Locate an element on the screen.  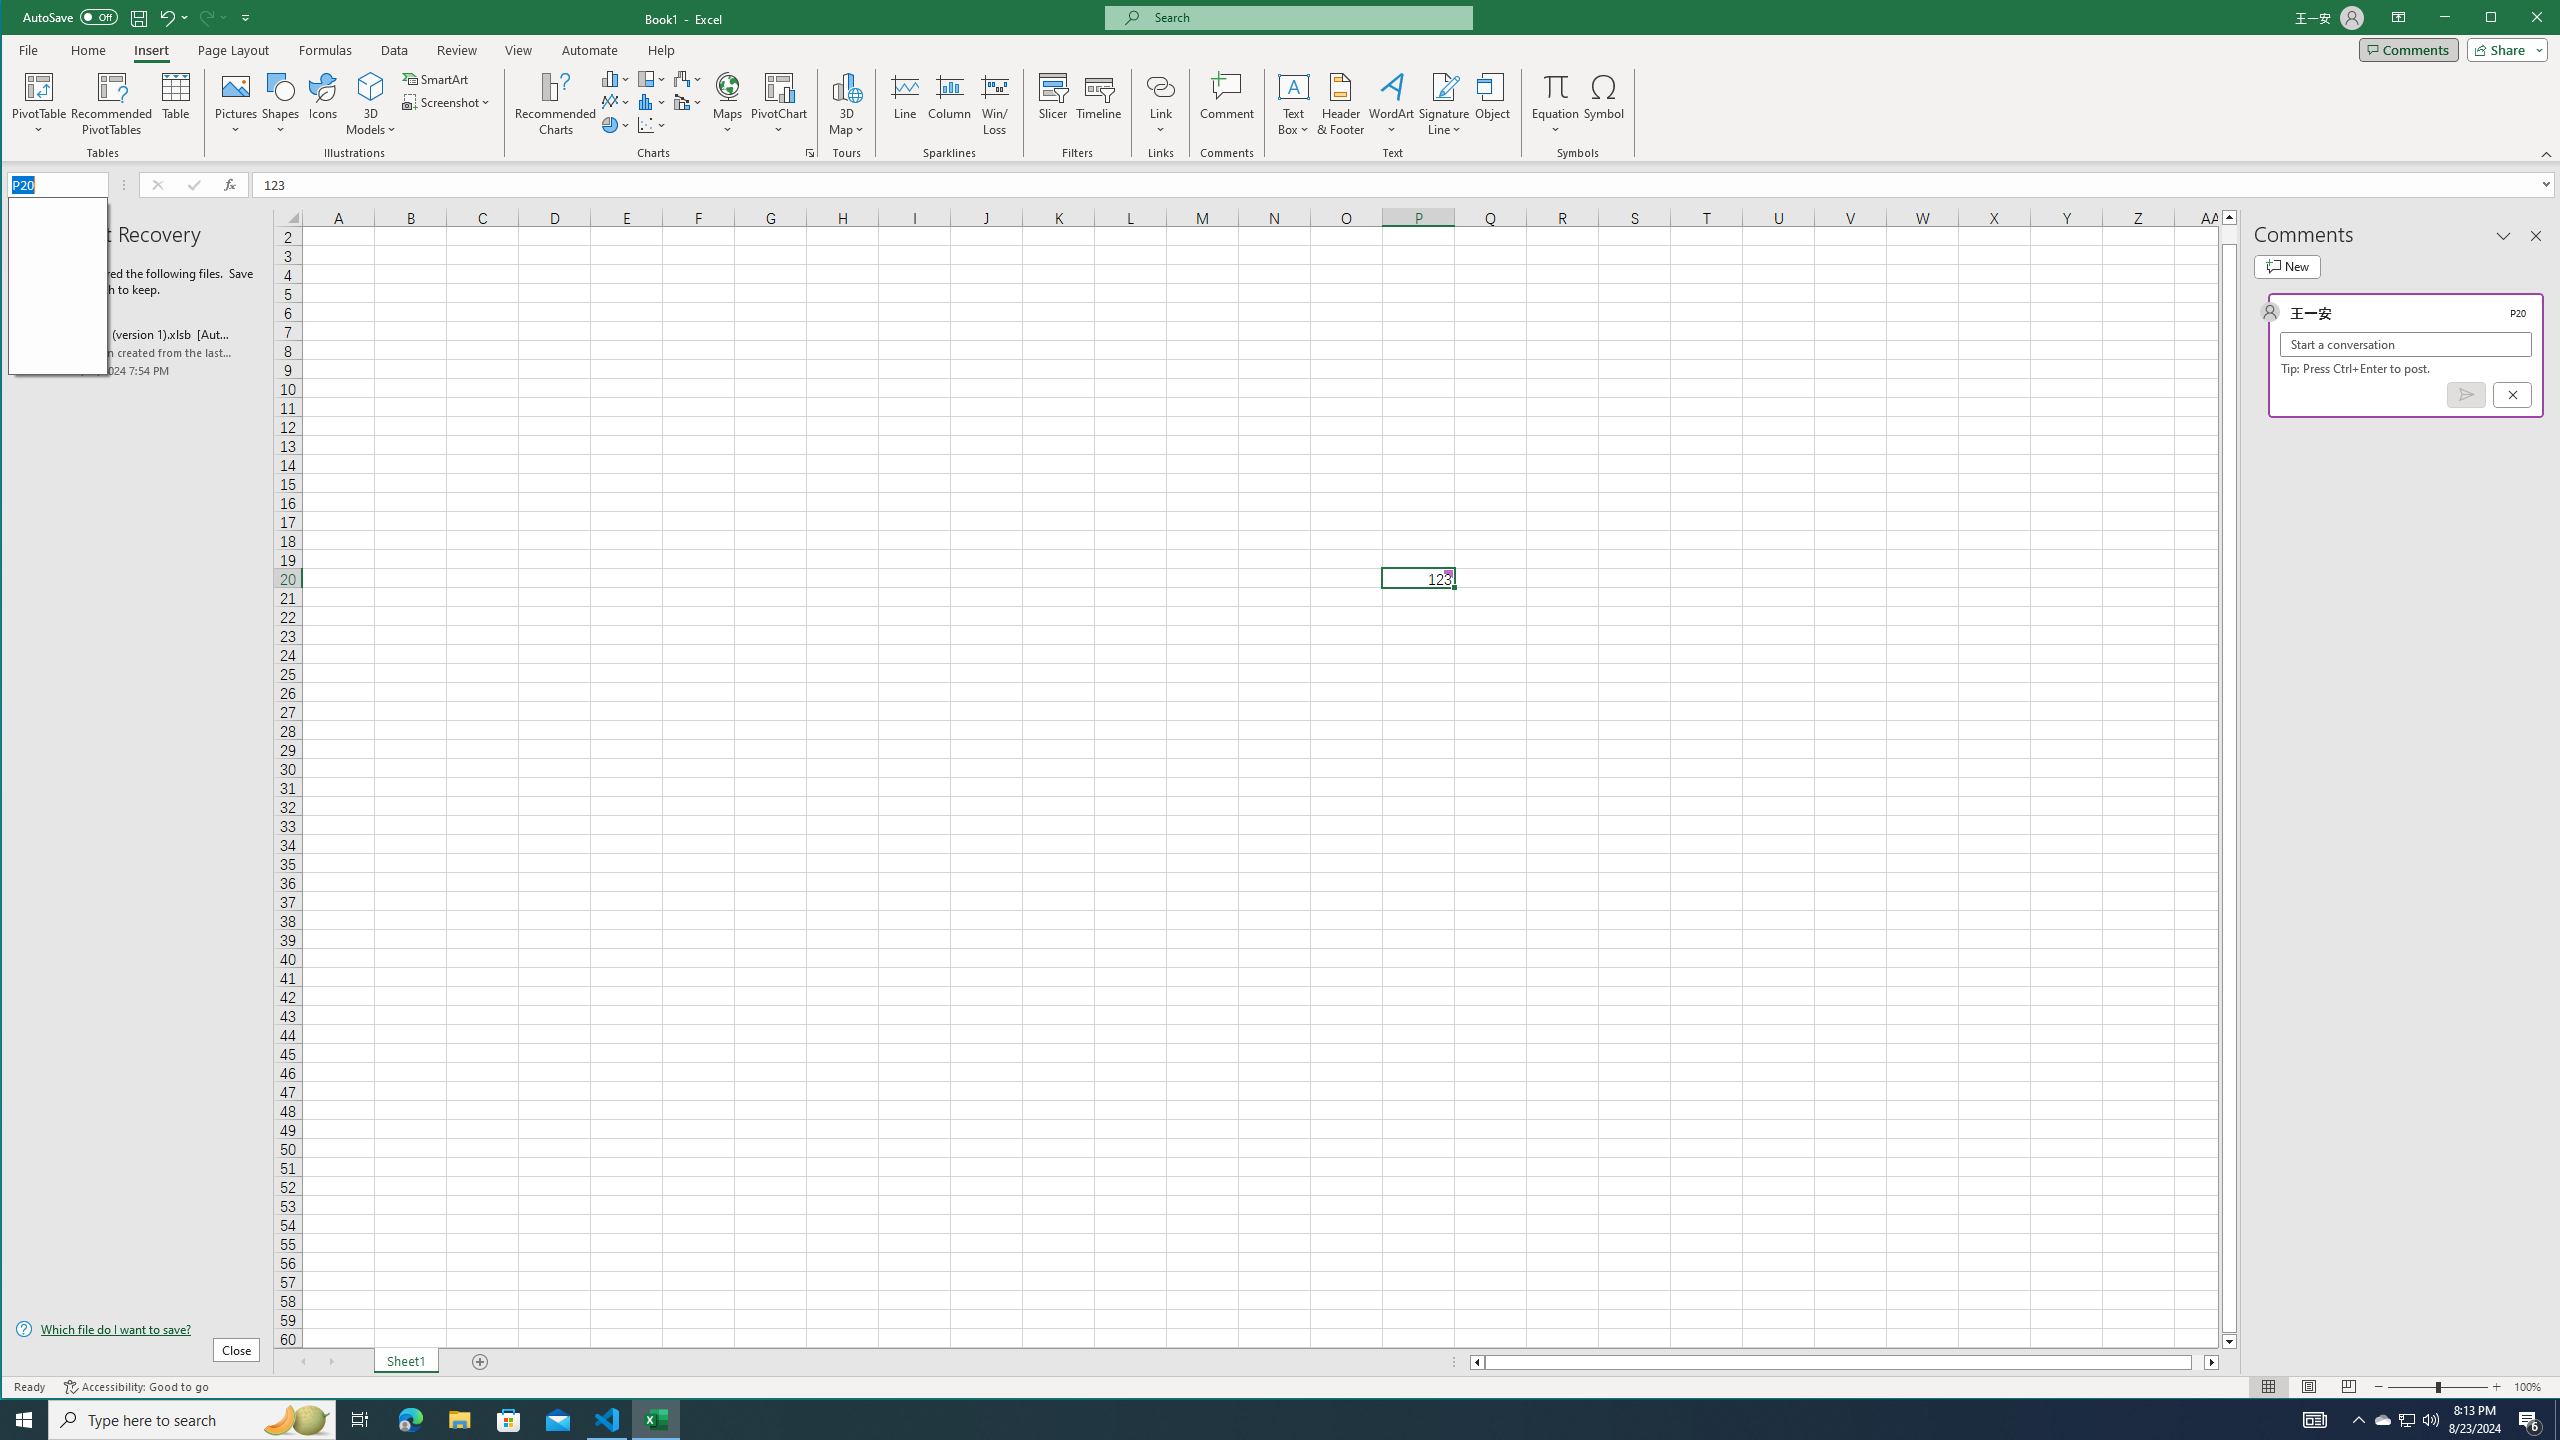
'Insert Combo Chart' is located at coordinates (688, 102).